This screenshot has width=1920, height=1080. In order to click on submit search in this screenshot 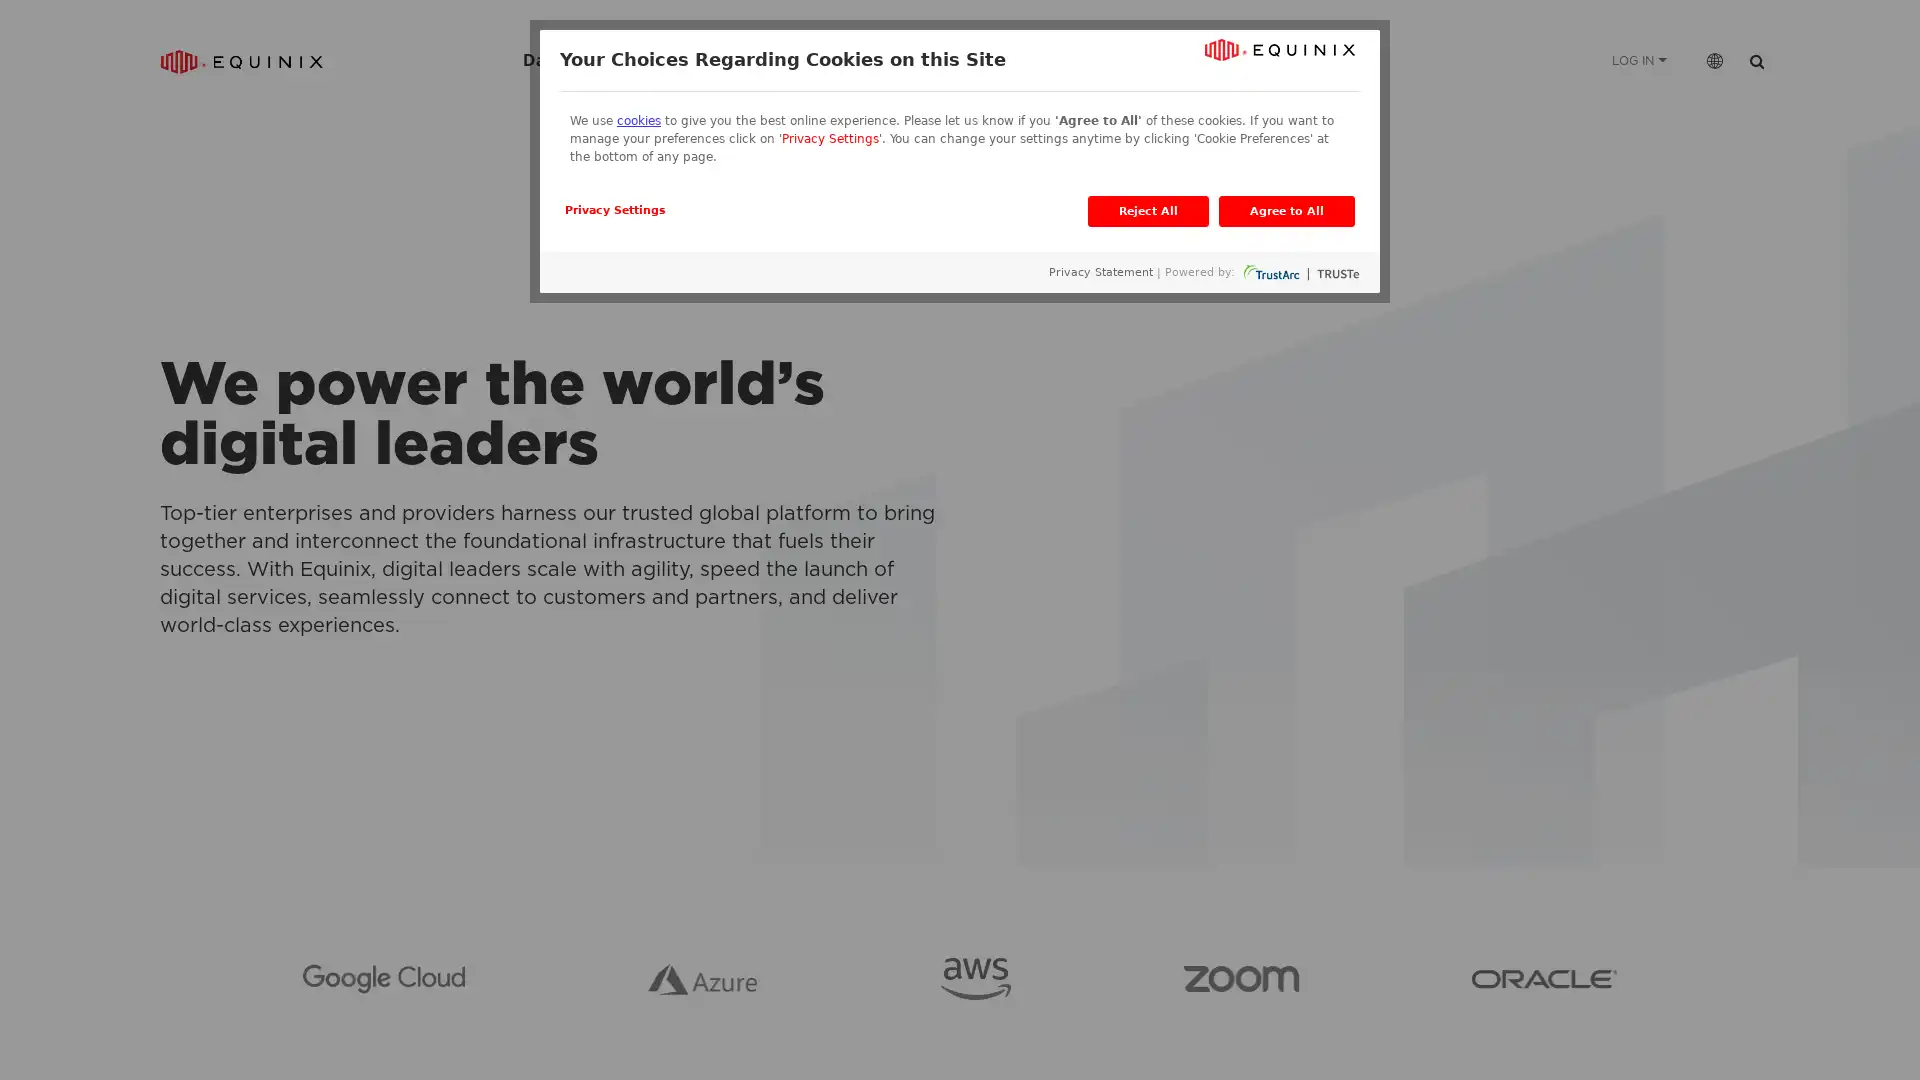, I will do `click(1755, 59)`.